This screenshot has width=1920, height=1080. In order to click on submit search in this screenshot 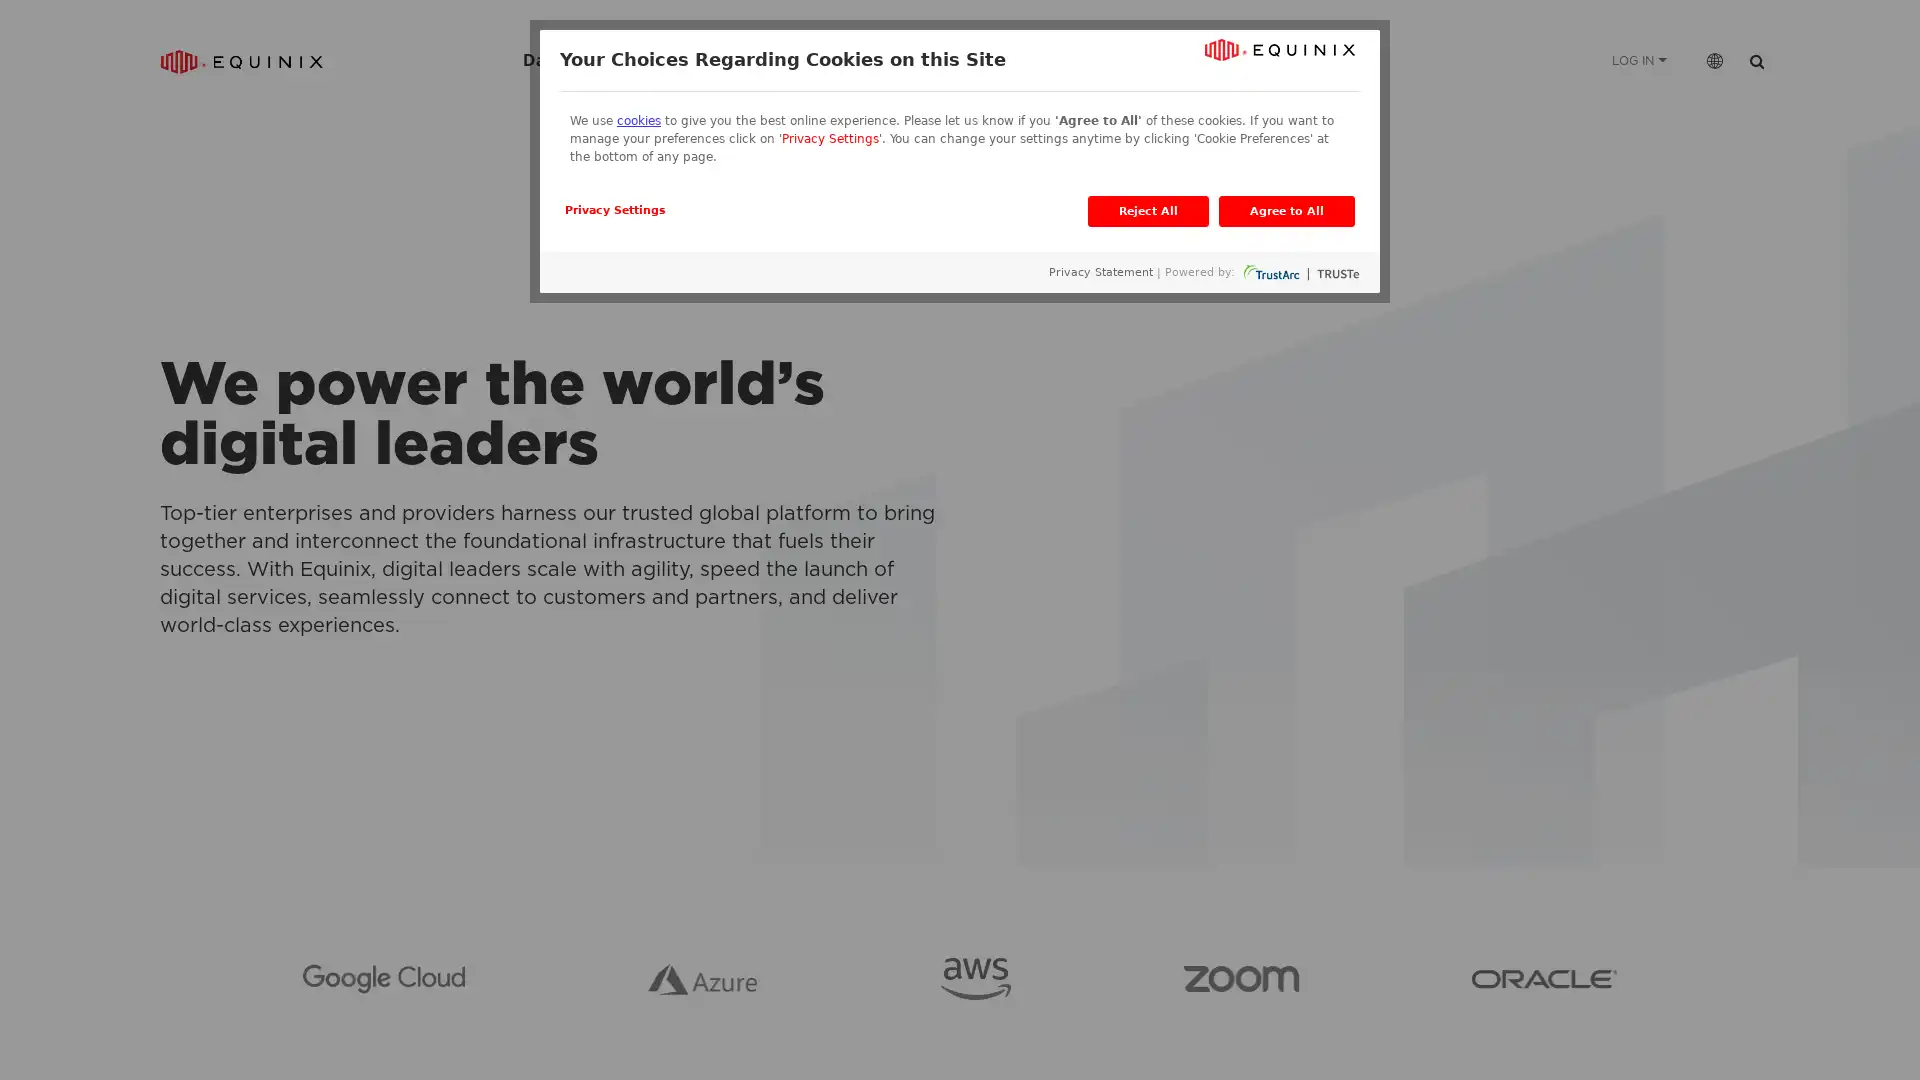, I will do `click(1755, 59)`.